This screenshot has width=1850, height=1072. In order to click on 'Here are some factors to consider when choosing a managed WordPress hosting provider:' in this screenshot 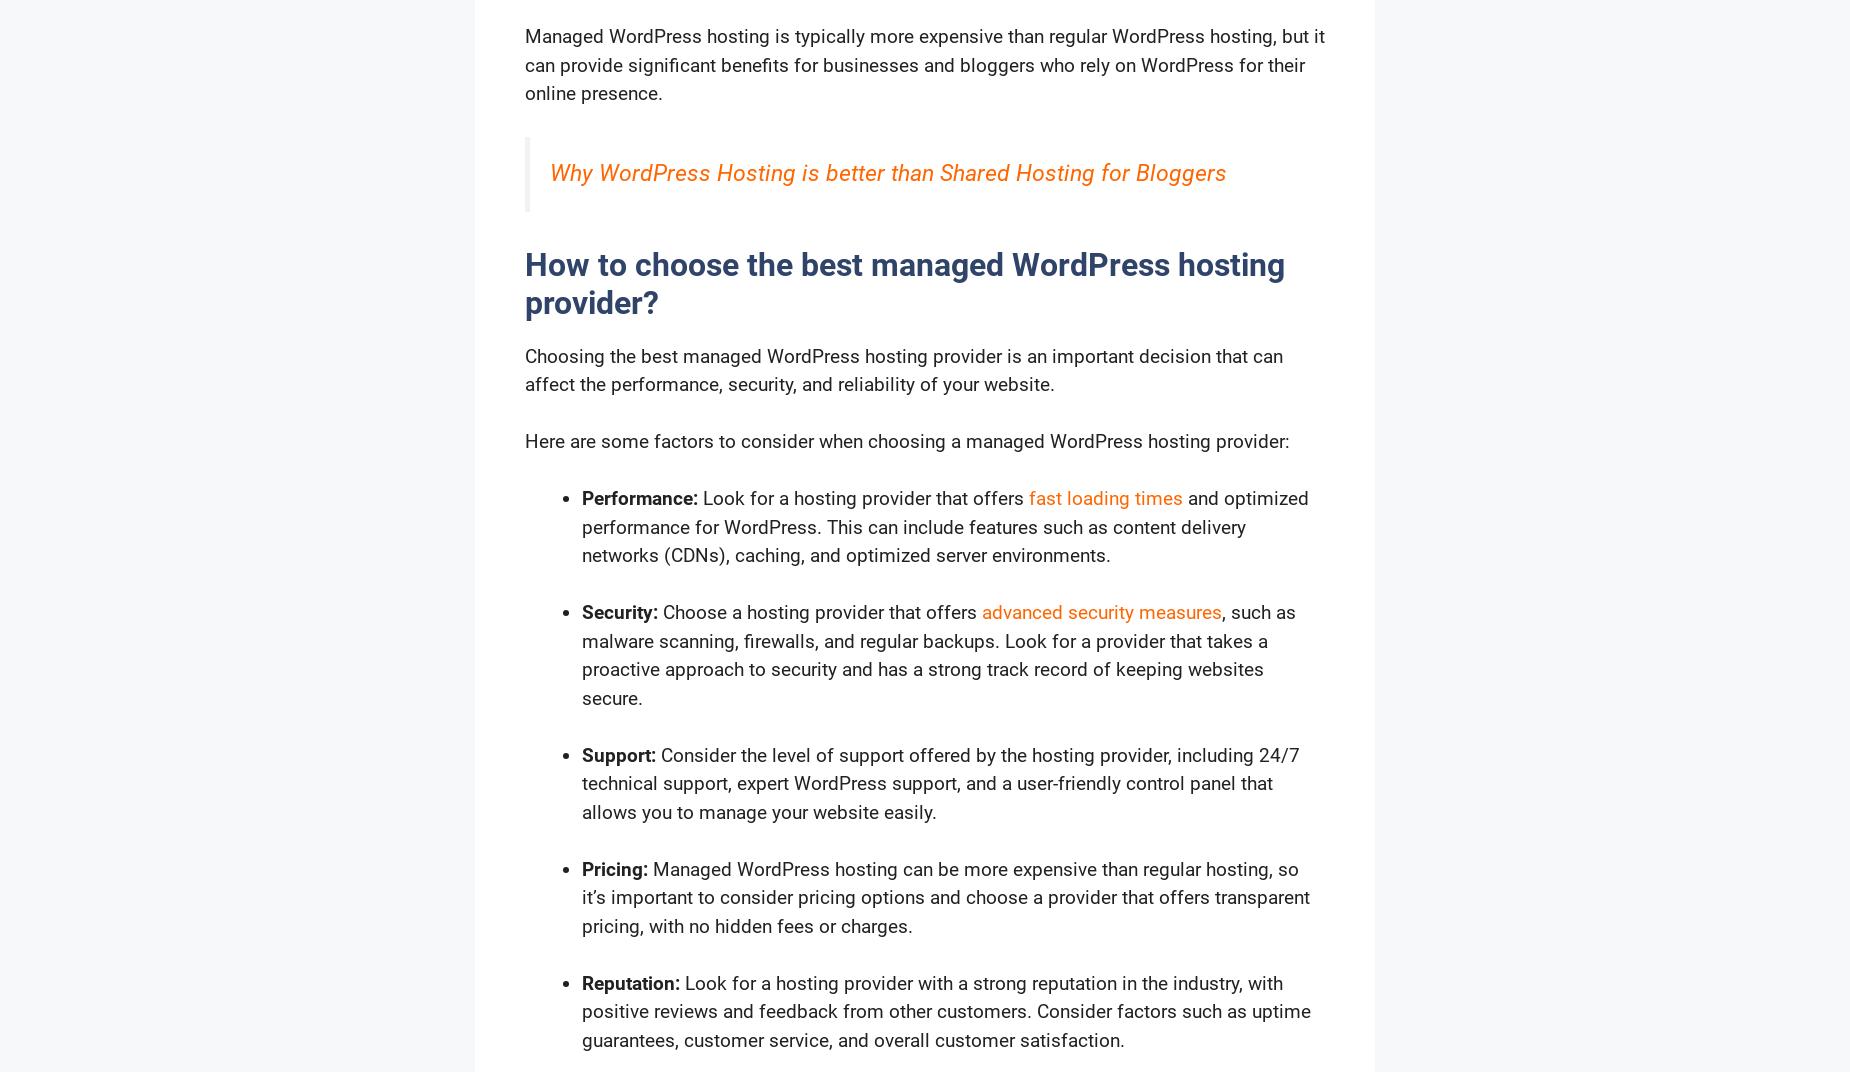, I will do `click(907, 440)`.